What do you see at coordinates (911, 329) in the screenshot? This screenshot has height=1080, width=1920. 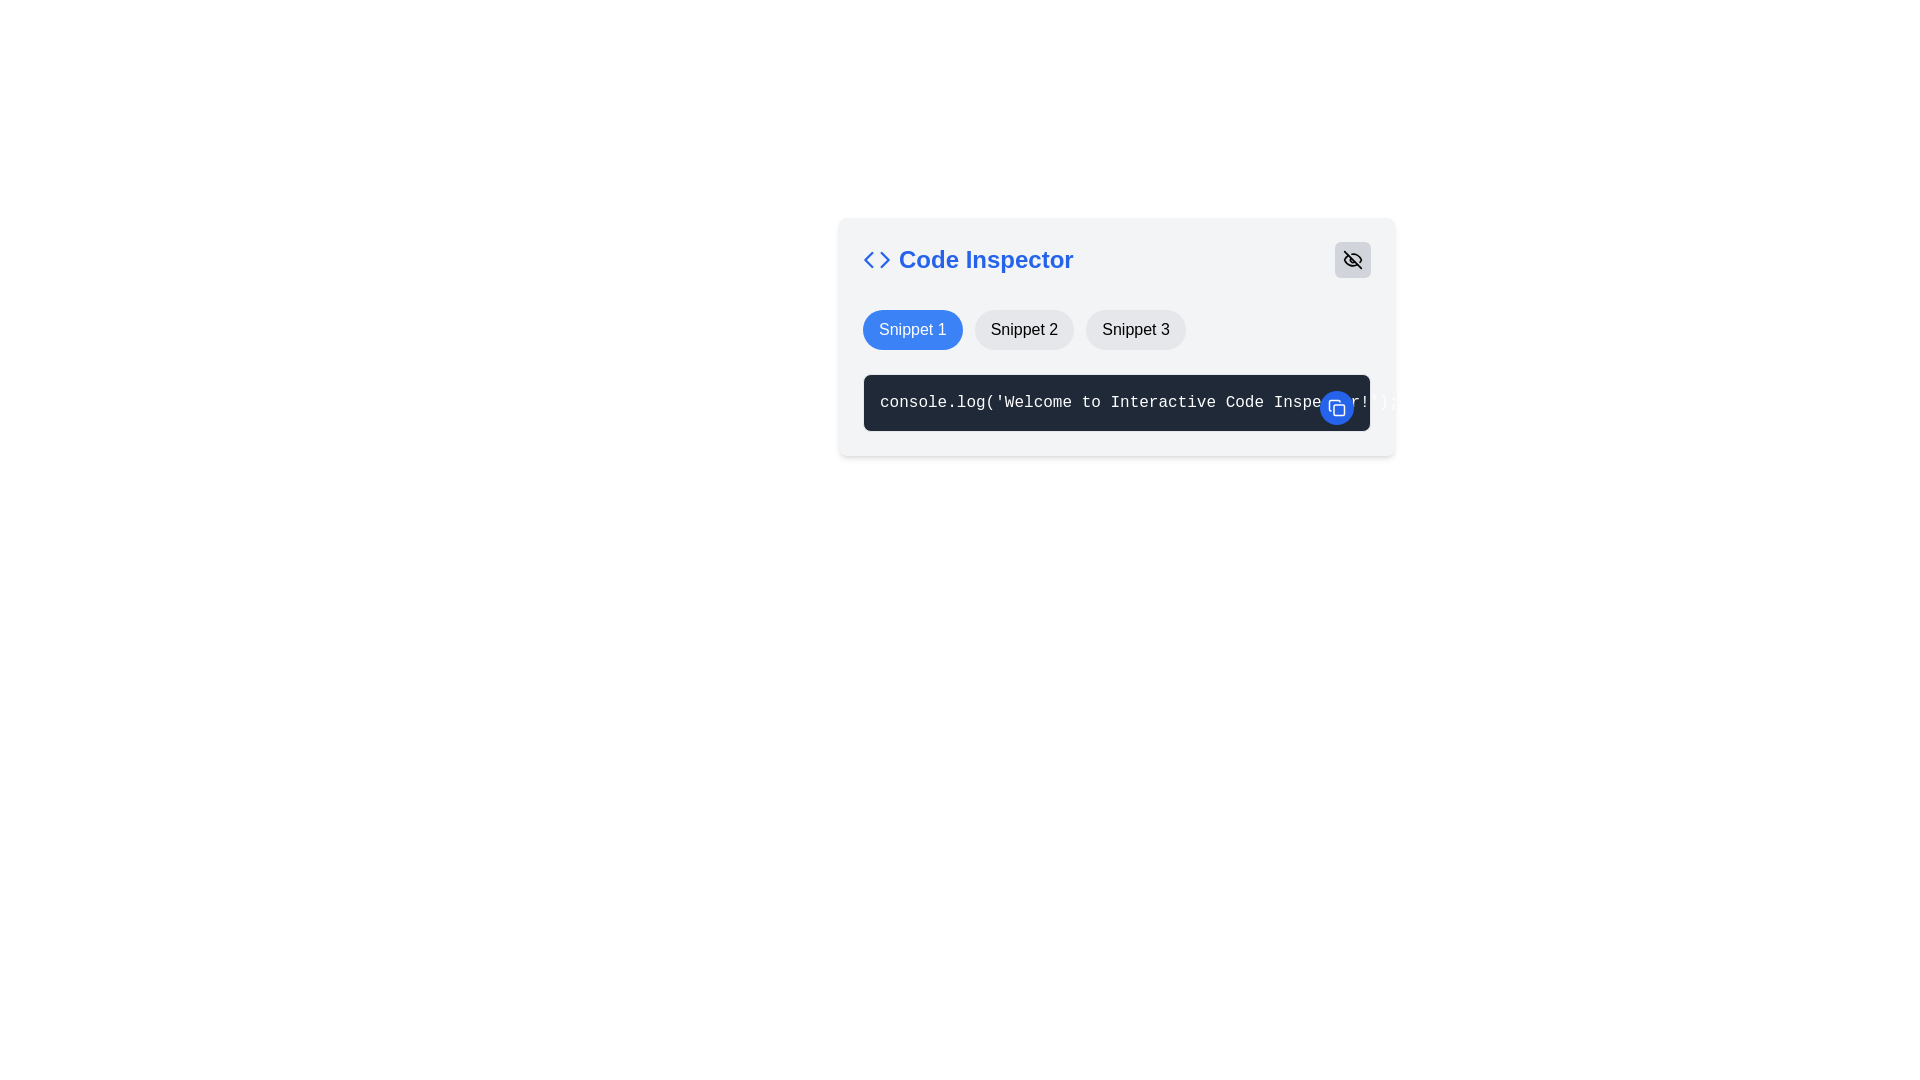 I see `the first button labeled 'Snippet 1' to perform advanced interactions` at bounding box center [911, 329].